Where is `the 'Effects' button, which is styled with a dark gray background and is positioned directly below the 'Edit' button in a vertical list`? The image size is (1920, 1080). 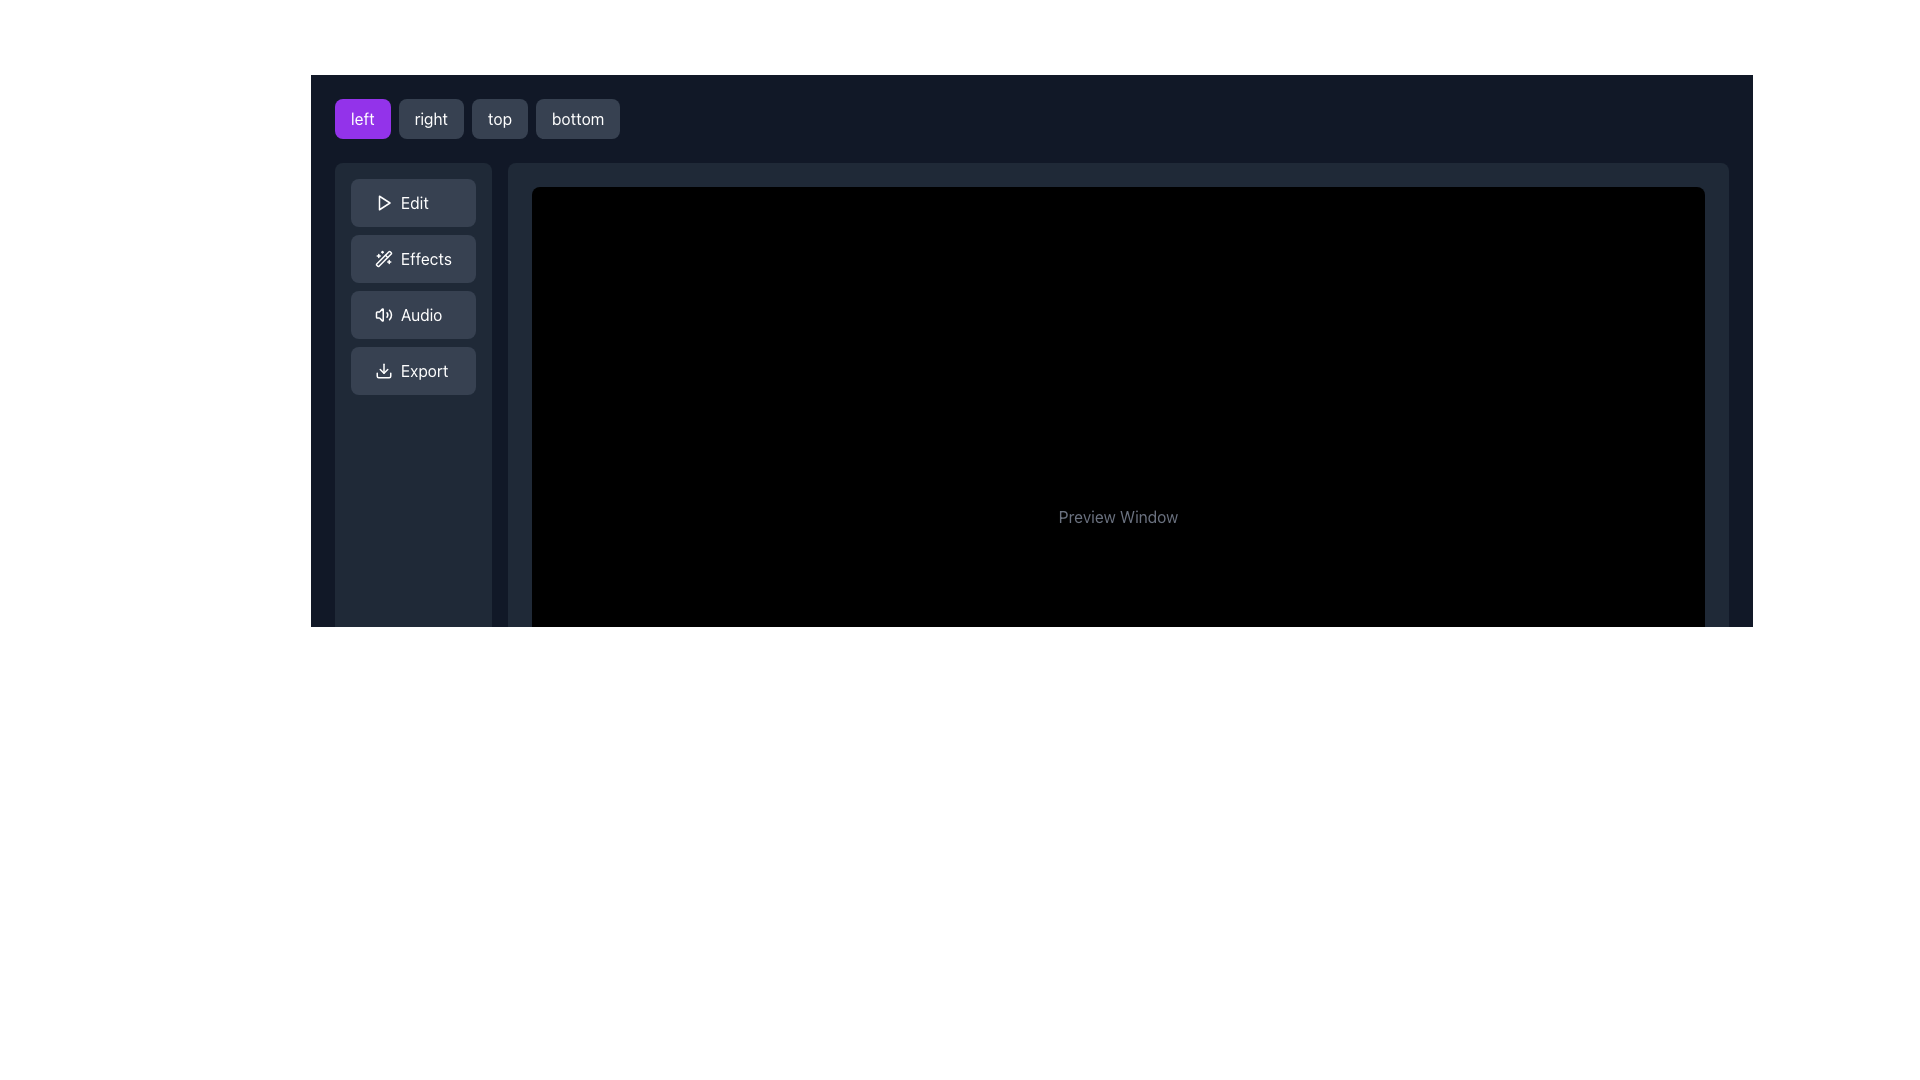
the 'Effects' button, which is styled with a dark gray background and is positioned directly below the 'Edit' button in a vertical list is located at coordinates (412, 257).